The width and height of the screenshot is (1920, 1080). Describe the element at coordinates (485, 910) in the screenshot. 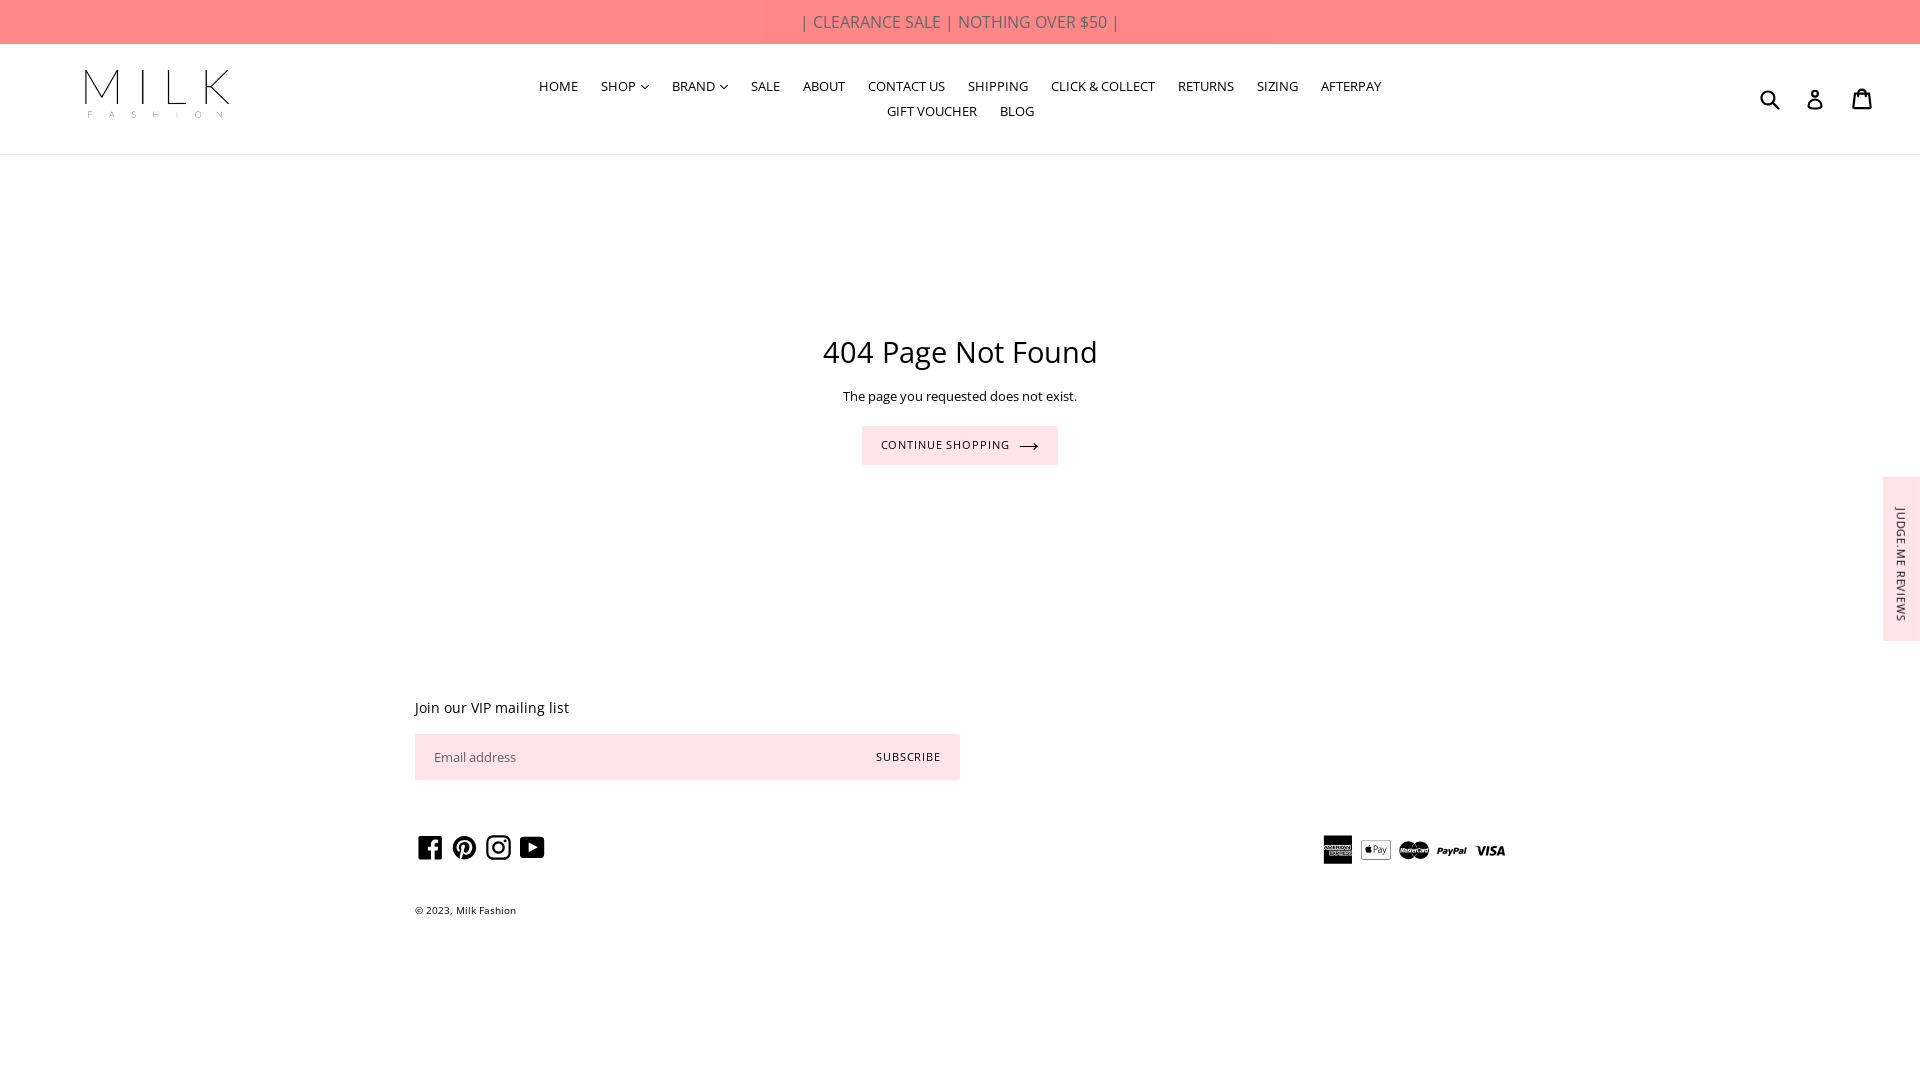

I see `'Milk Fashion'` at that location.